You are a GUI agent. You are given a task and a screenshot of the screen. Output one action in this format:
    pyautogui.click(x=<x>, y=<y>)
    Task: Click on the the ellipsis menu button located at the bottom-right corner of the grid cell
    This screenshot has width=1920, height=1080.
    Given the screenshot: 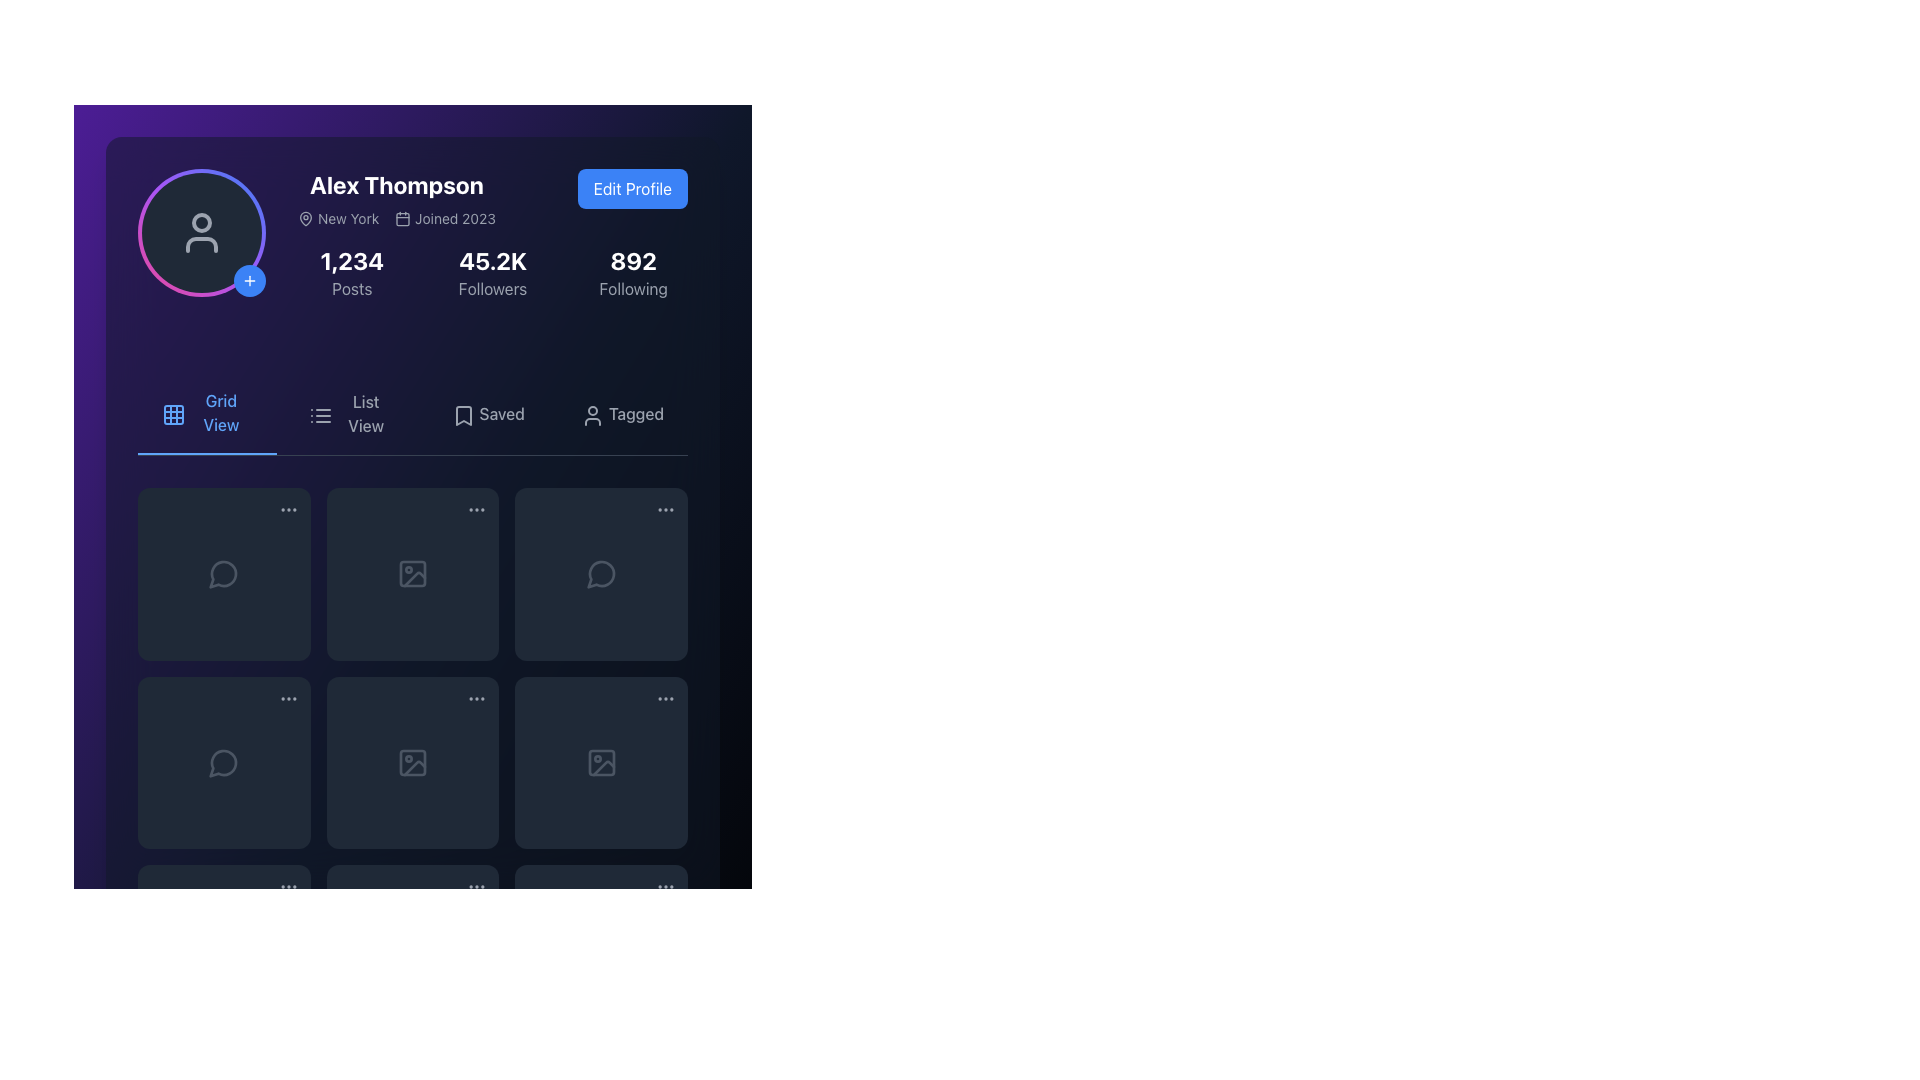 What is the action you would take?
    pyautogui.click(x=287, y=886)
    